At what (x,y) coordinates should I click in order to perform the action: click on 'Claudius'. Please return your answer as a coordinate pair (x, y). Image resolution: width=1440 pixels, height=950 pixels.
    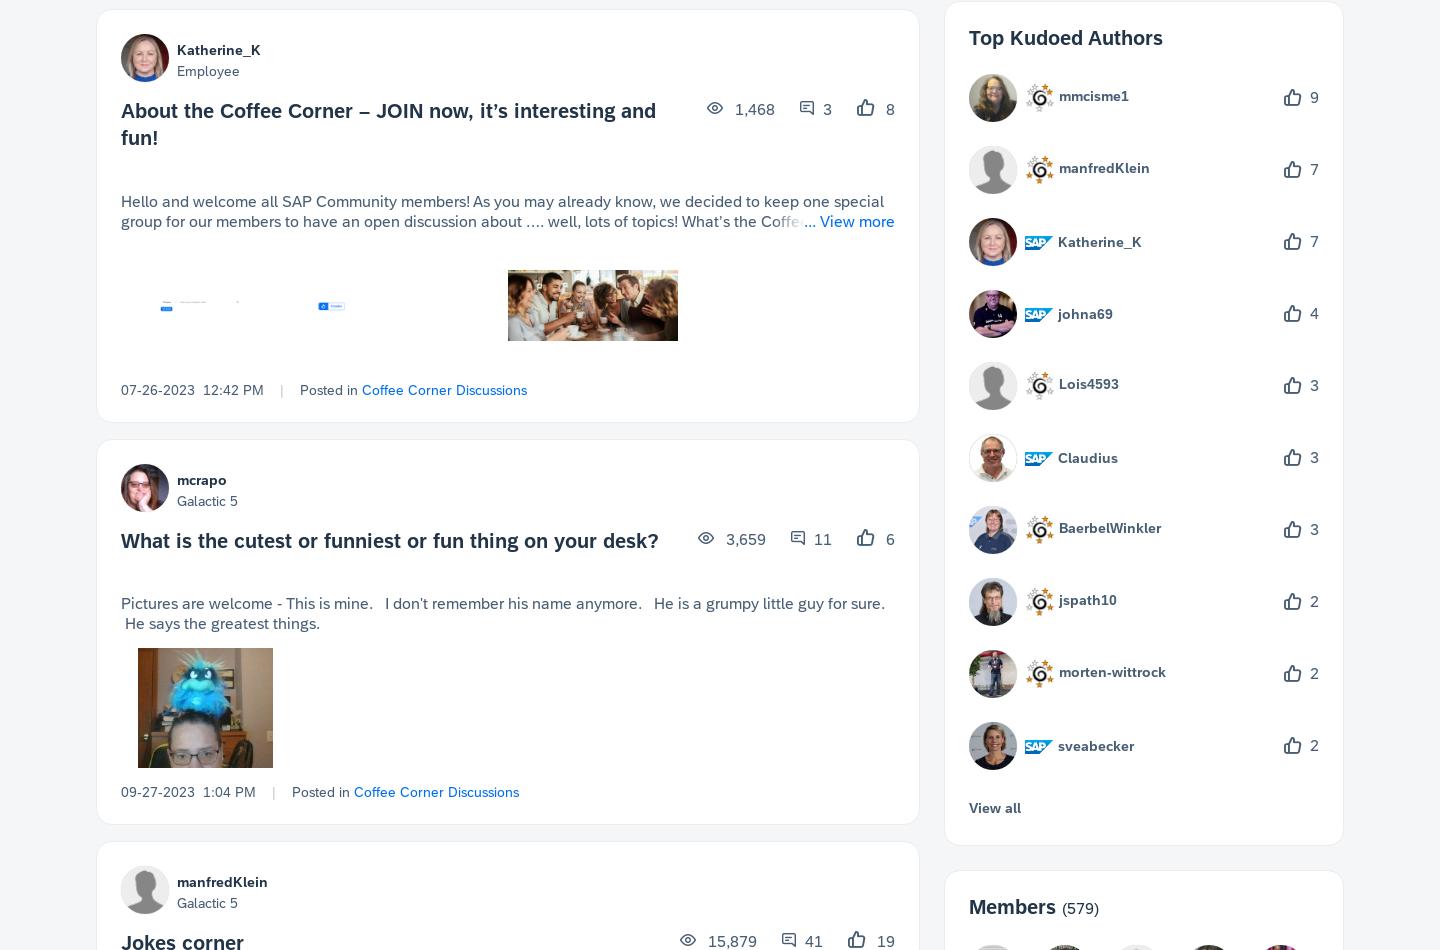
    Looking at the image, I should click on (1087, 456).